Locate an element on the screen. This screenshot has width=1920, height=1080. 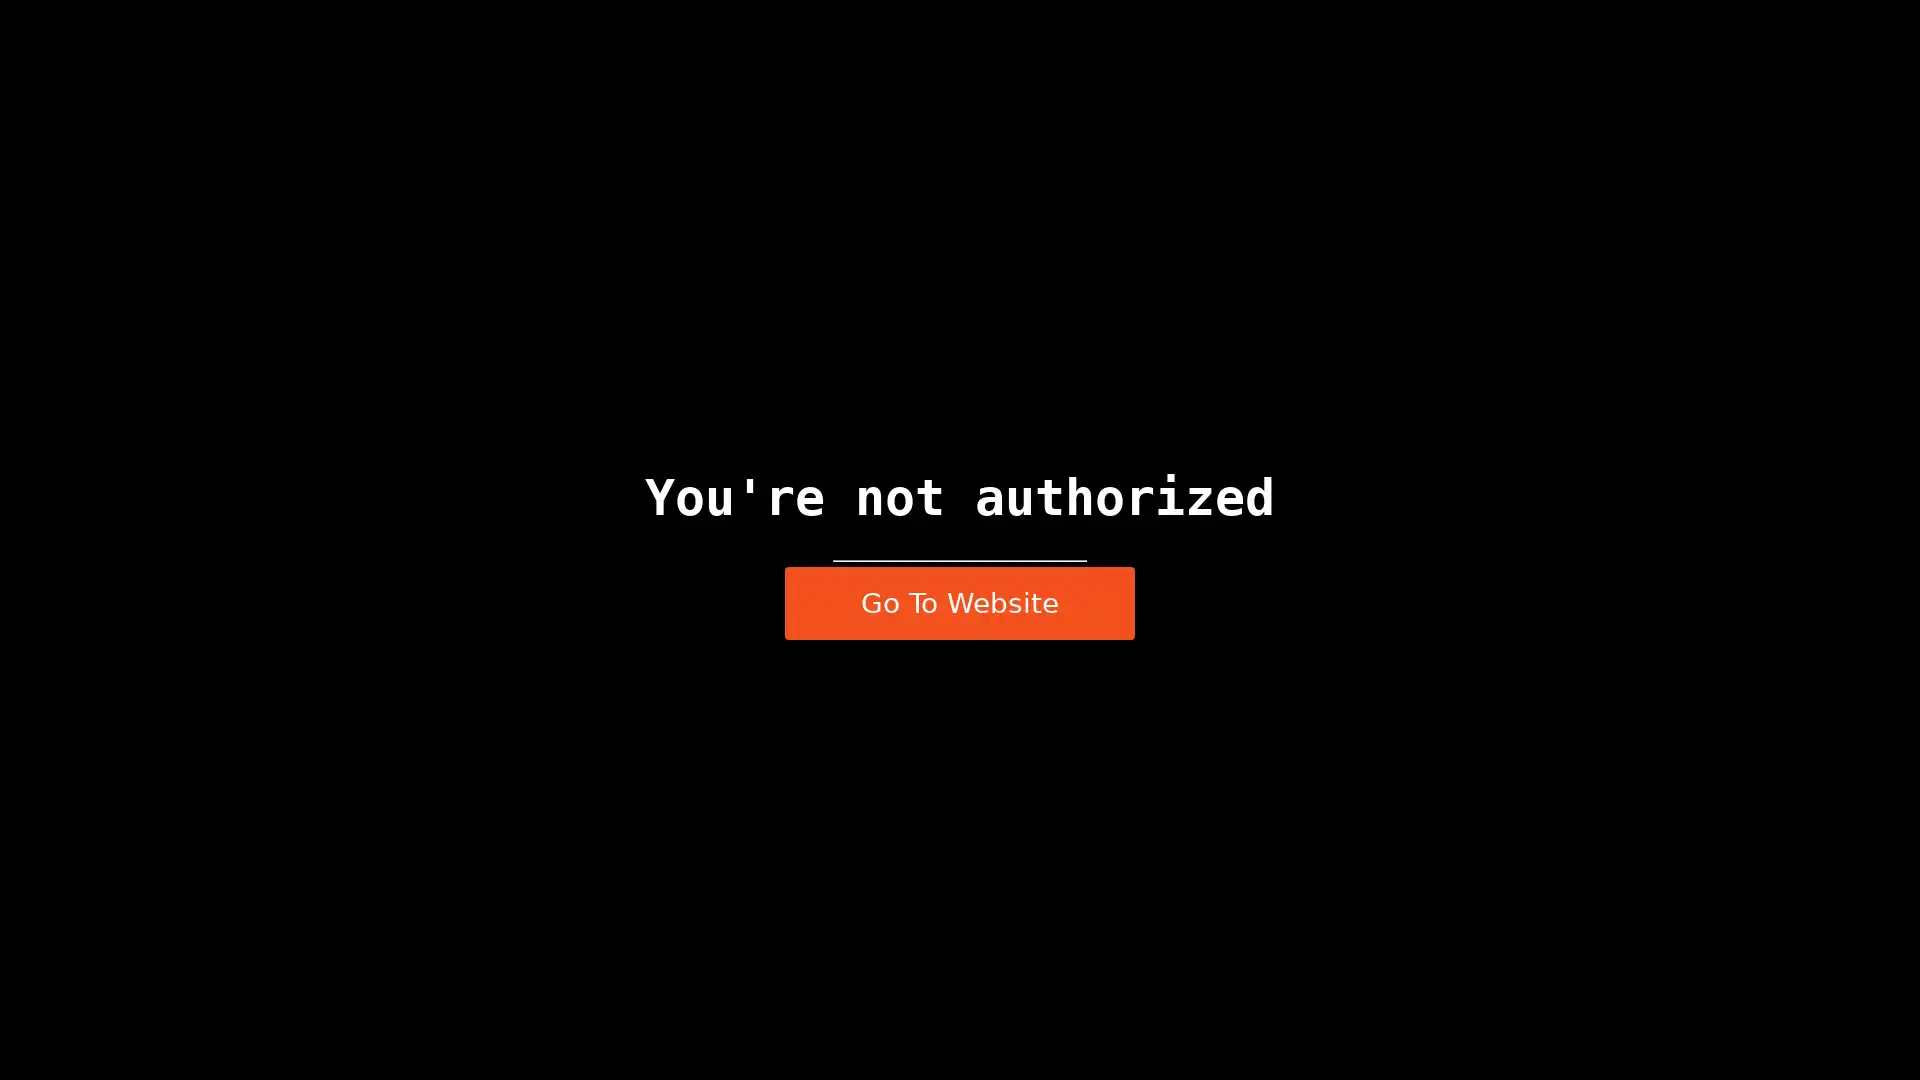
Go To Website is located at coordinates (960, 602).